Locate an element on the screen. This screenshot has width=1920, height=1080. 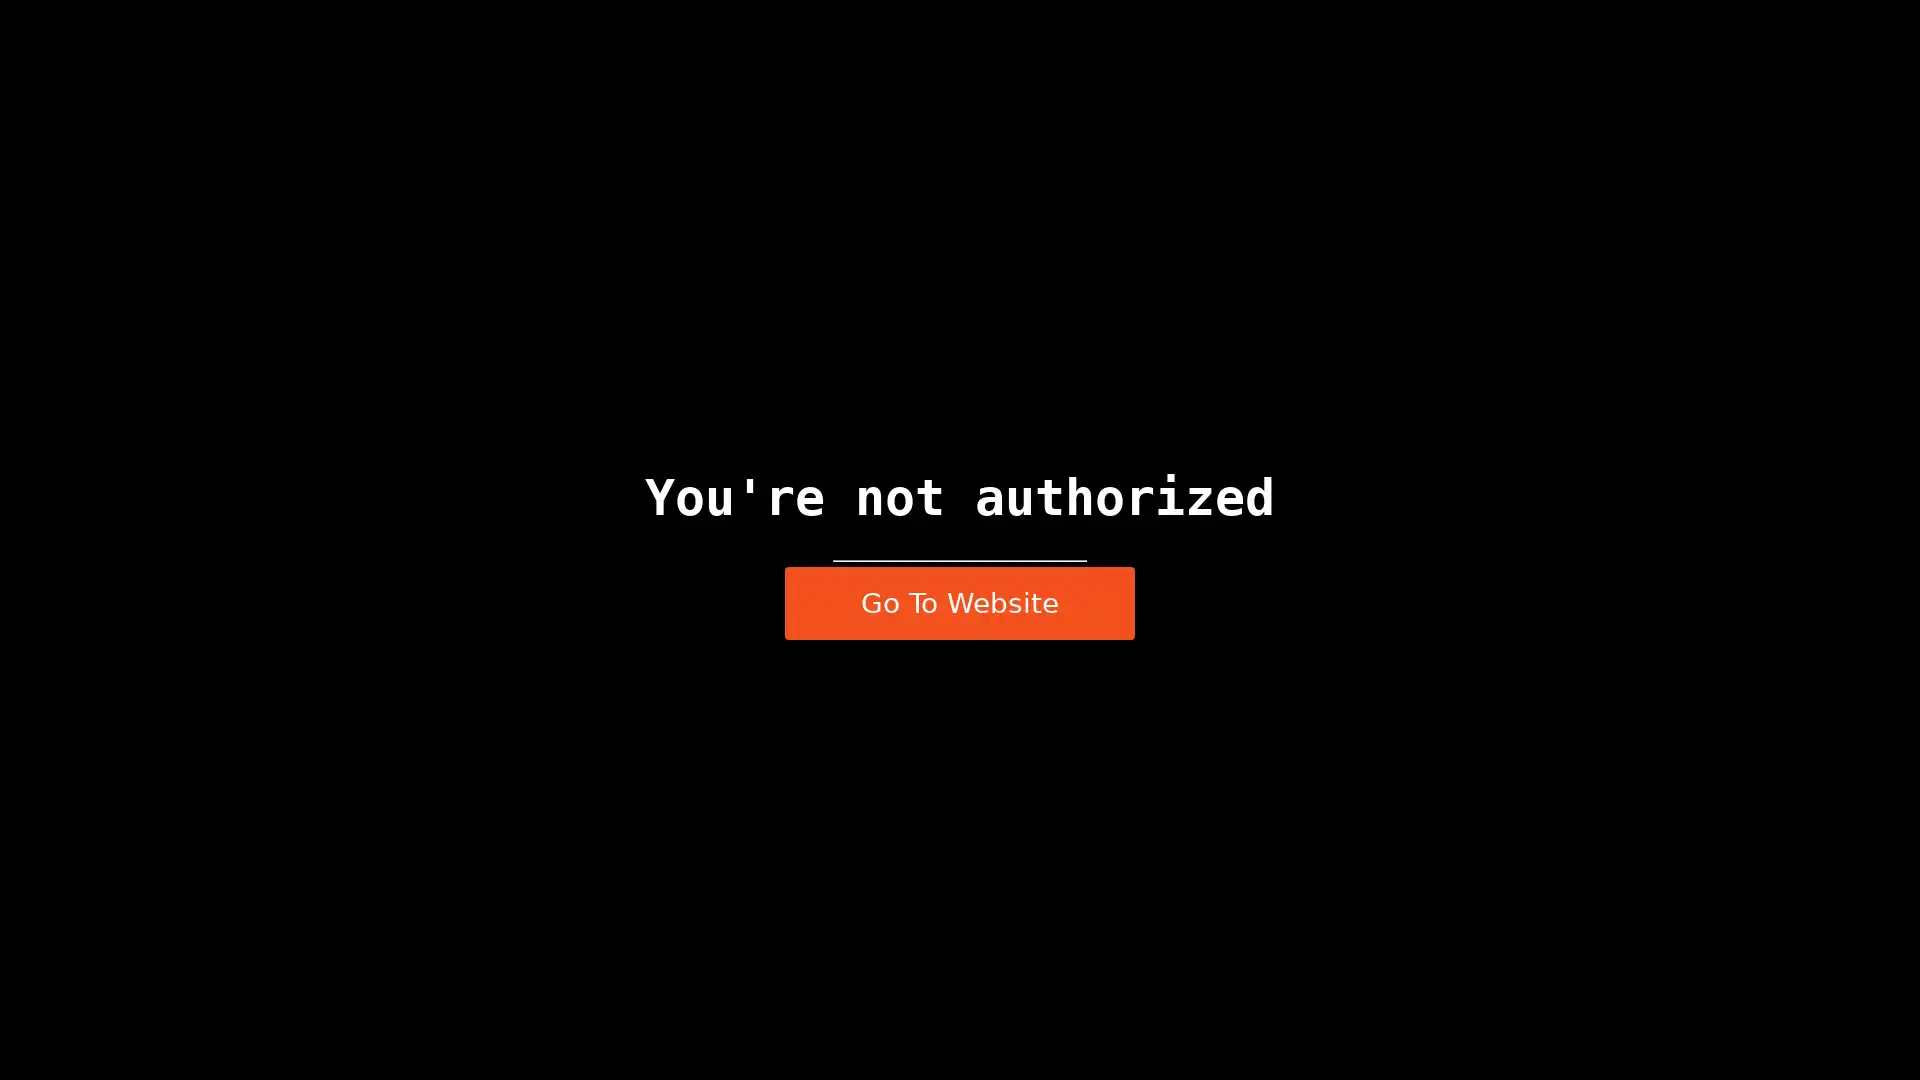
Go To Website is located at coordinates (960, 602).